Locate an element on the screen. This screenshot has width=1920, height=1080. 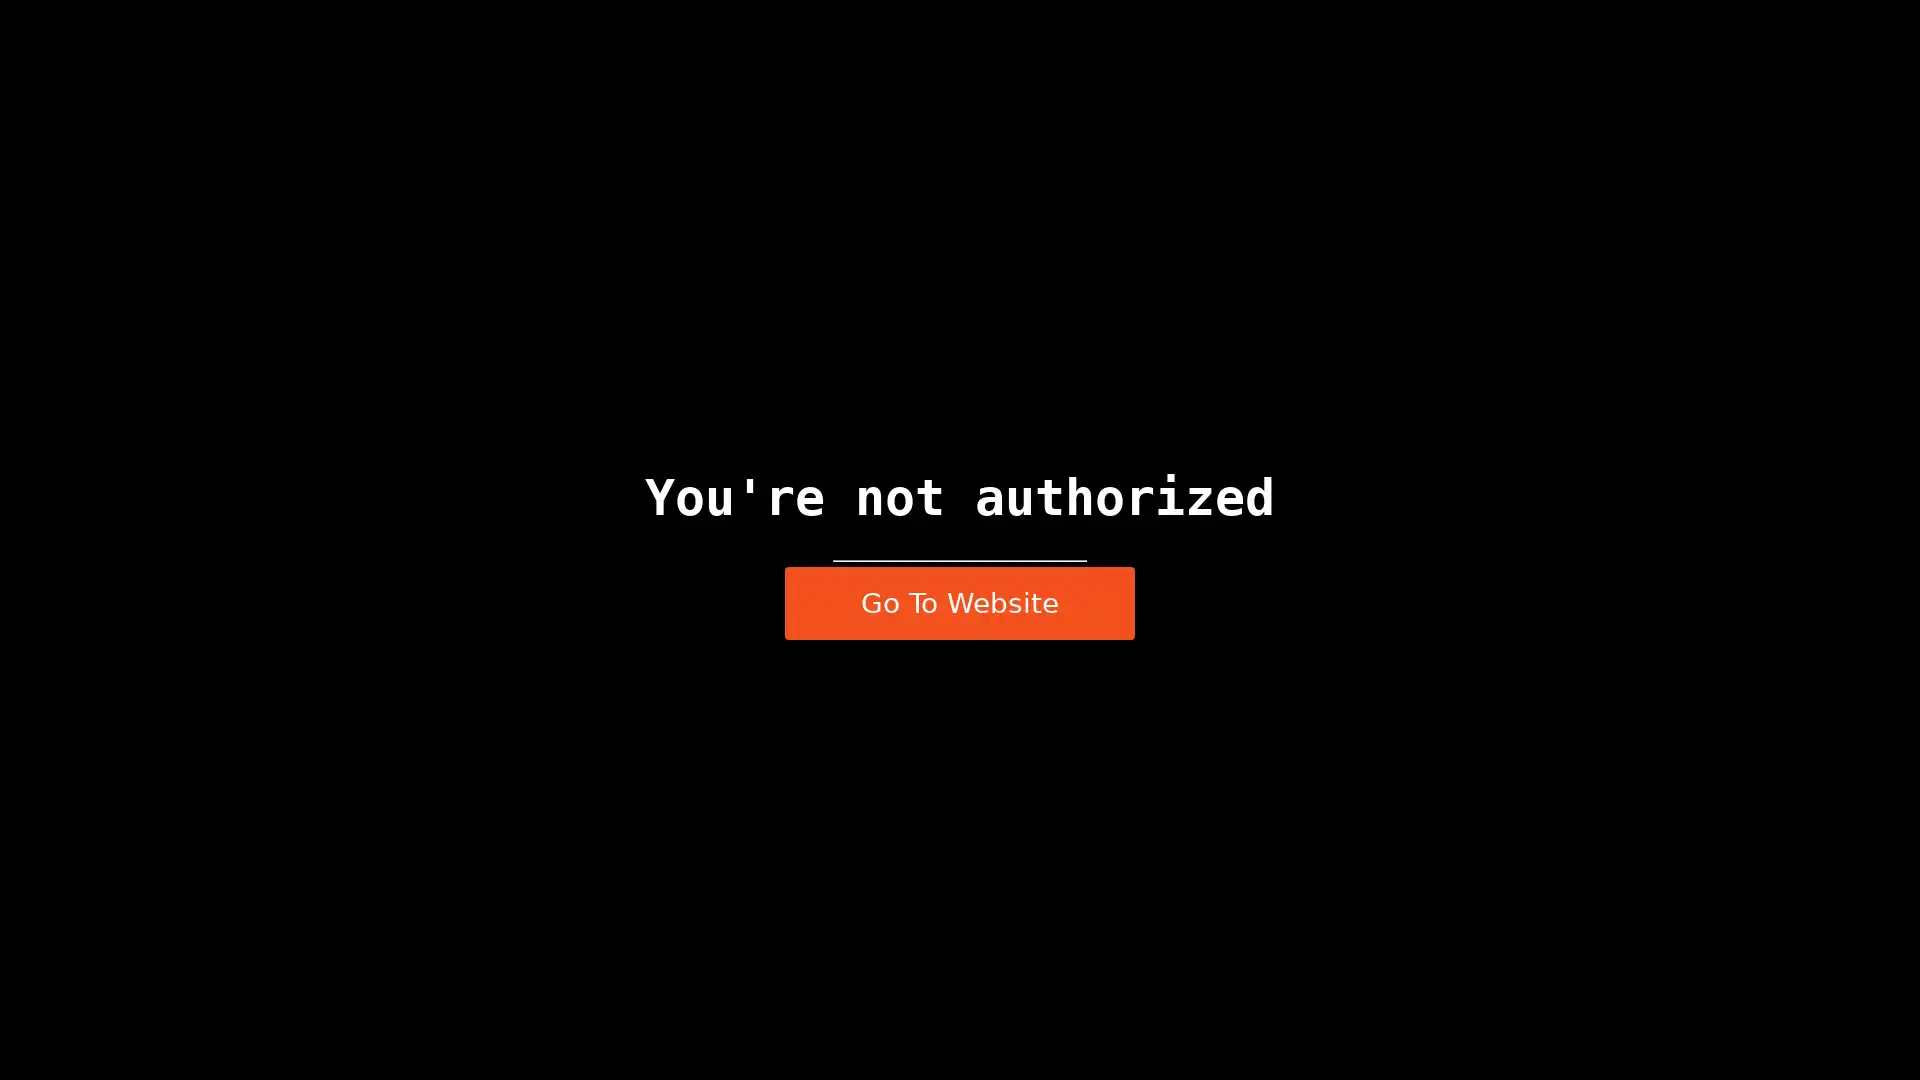
Go To Website is located at coordinates (960, 602).